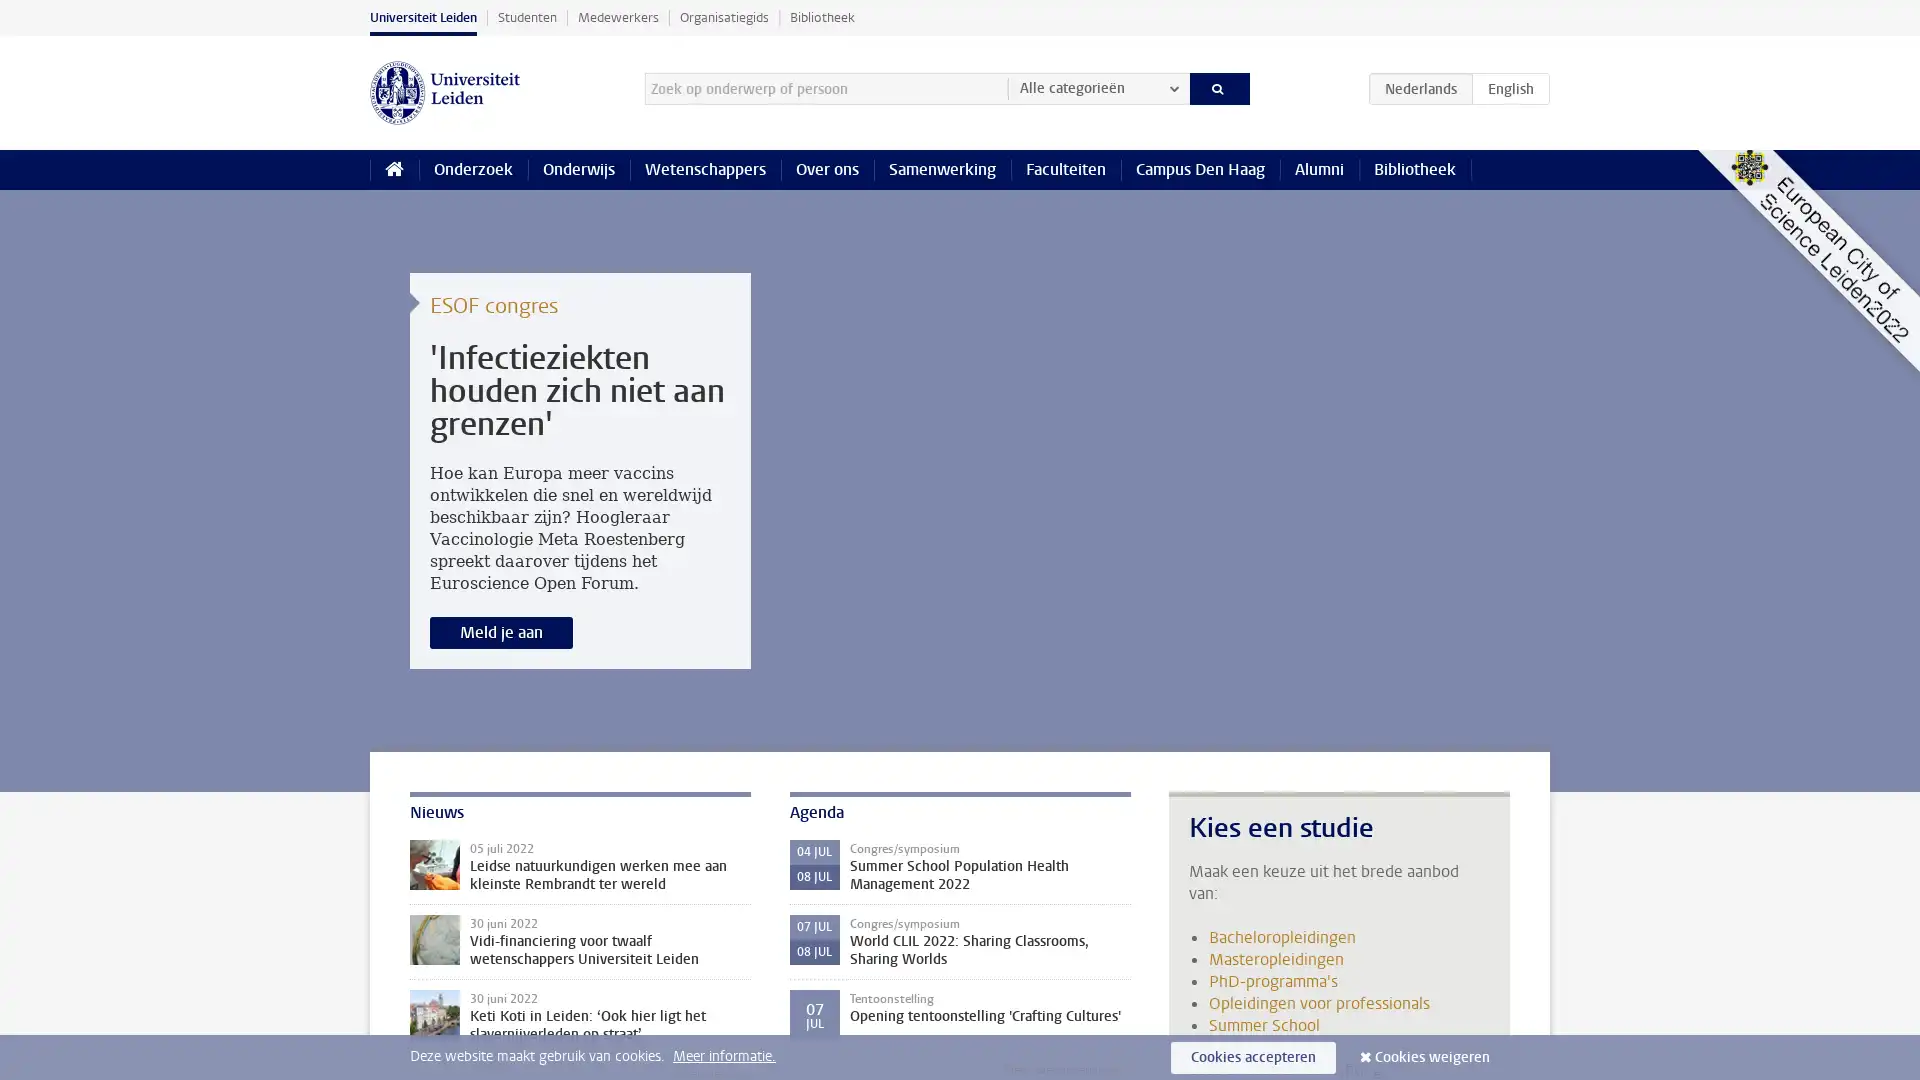 This screenshot has height=1080, width=1920. Describe the element at coordinates (1218, 87) in the screenshot. I see `Zoeken` at that location.